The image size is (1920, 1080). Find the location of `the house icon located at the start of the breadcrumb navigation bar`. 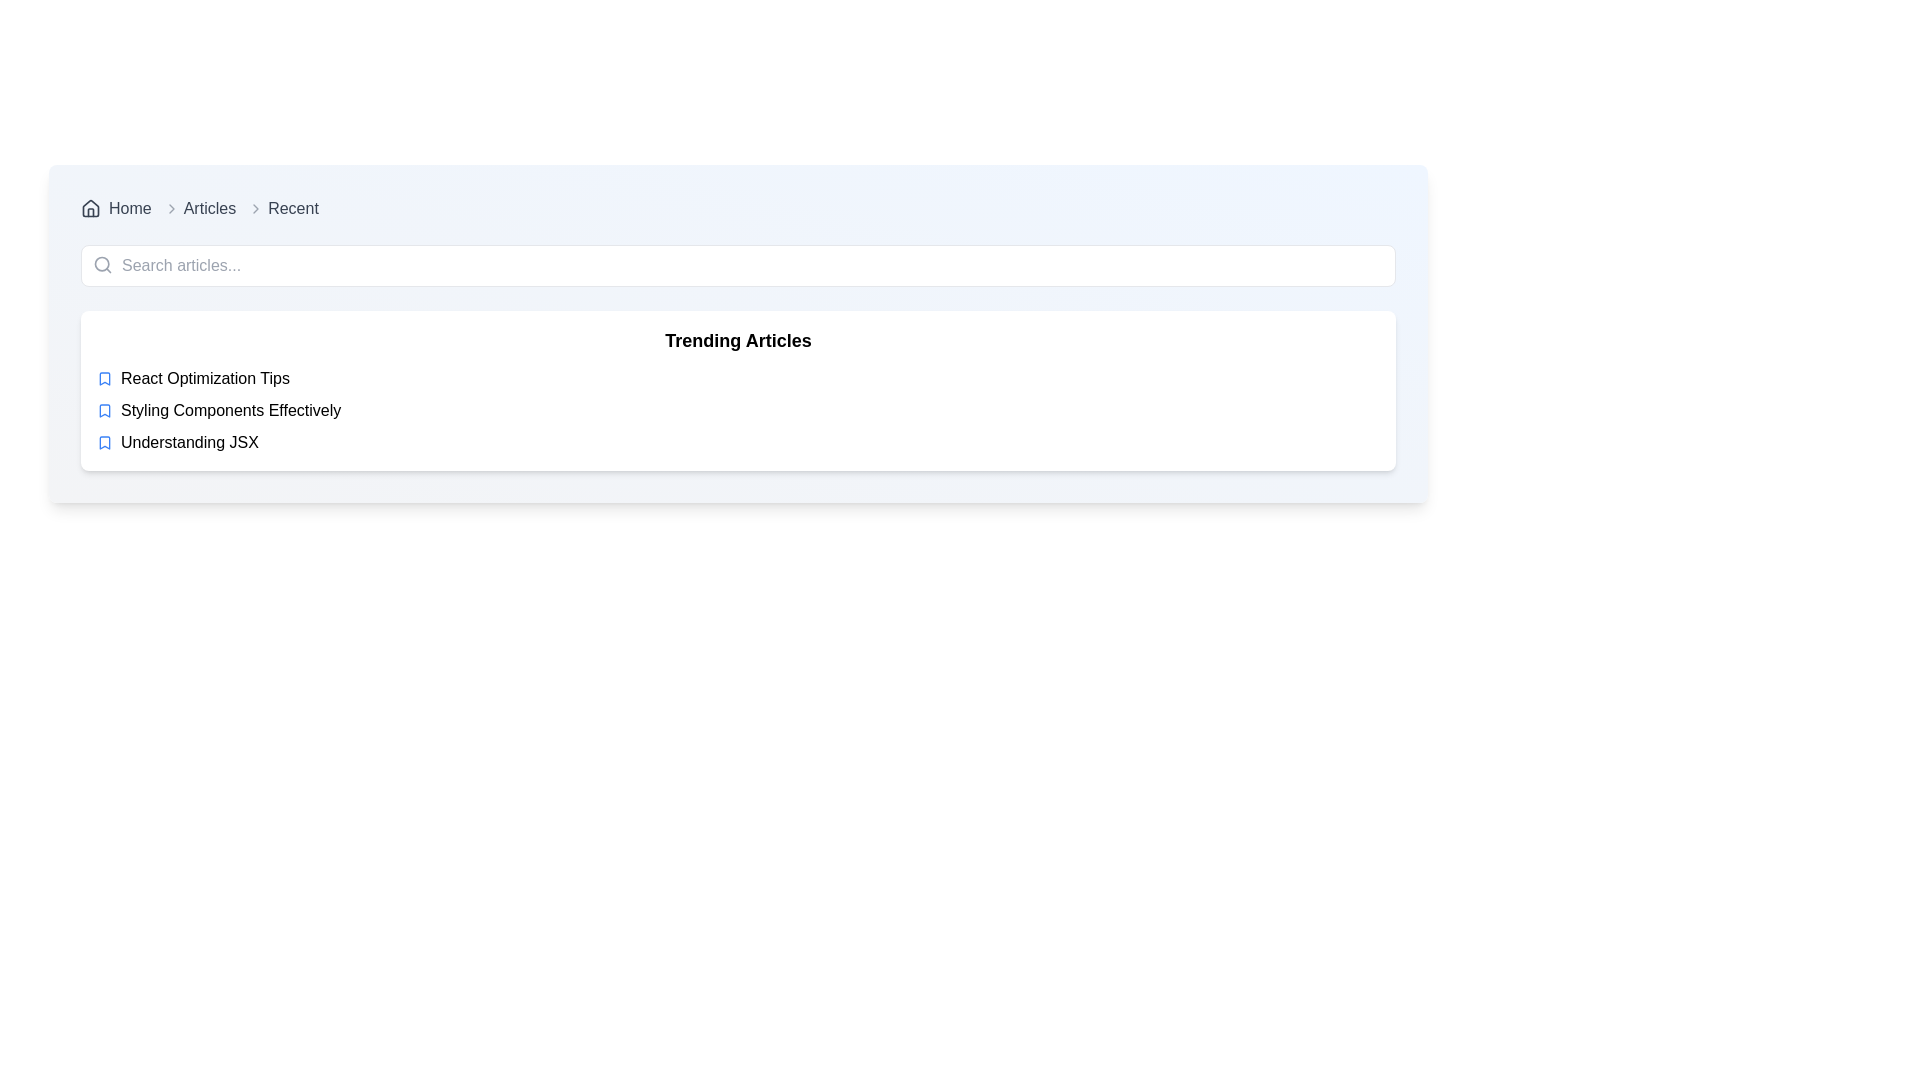

the house icon located at the start of the breadcrumb navigation bar is located at coordinates (90, 208).